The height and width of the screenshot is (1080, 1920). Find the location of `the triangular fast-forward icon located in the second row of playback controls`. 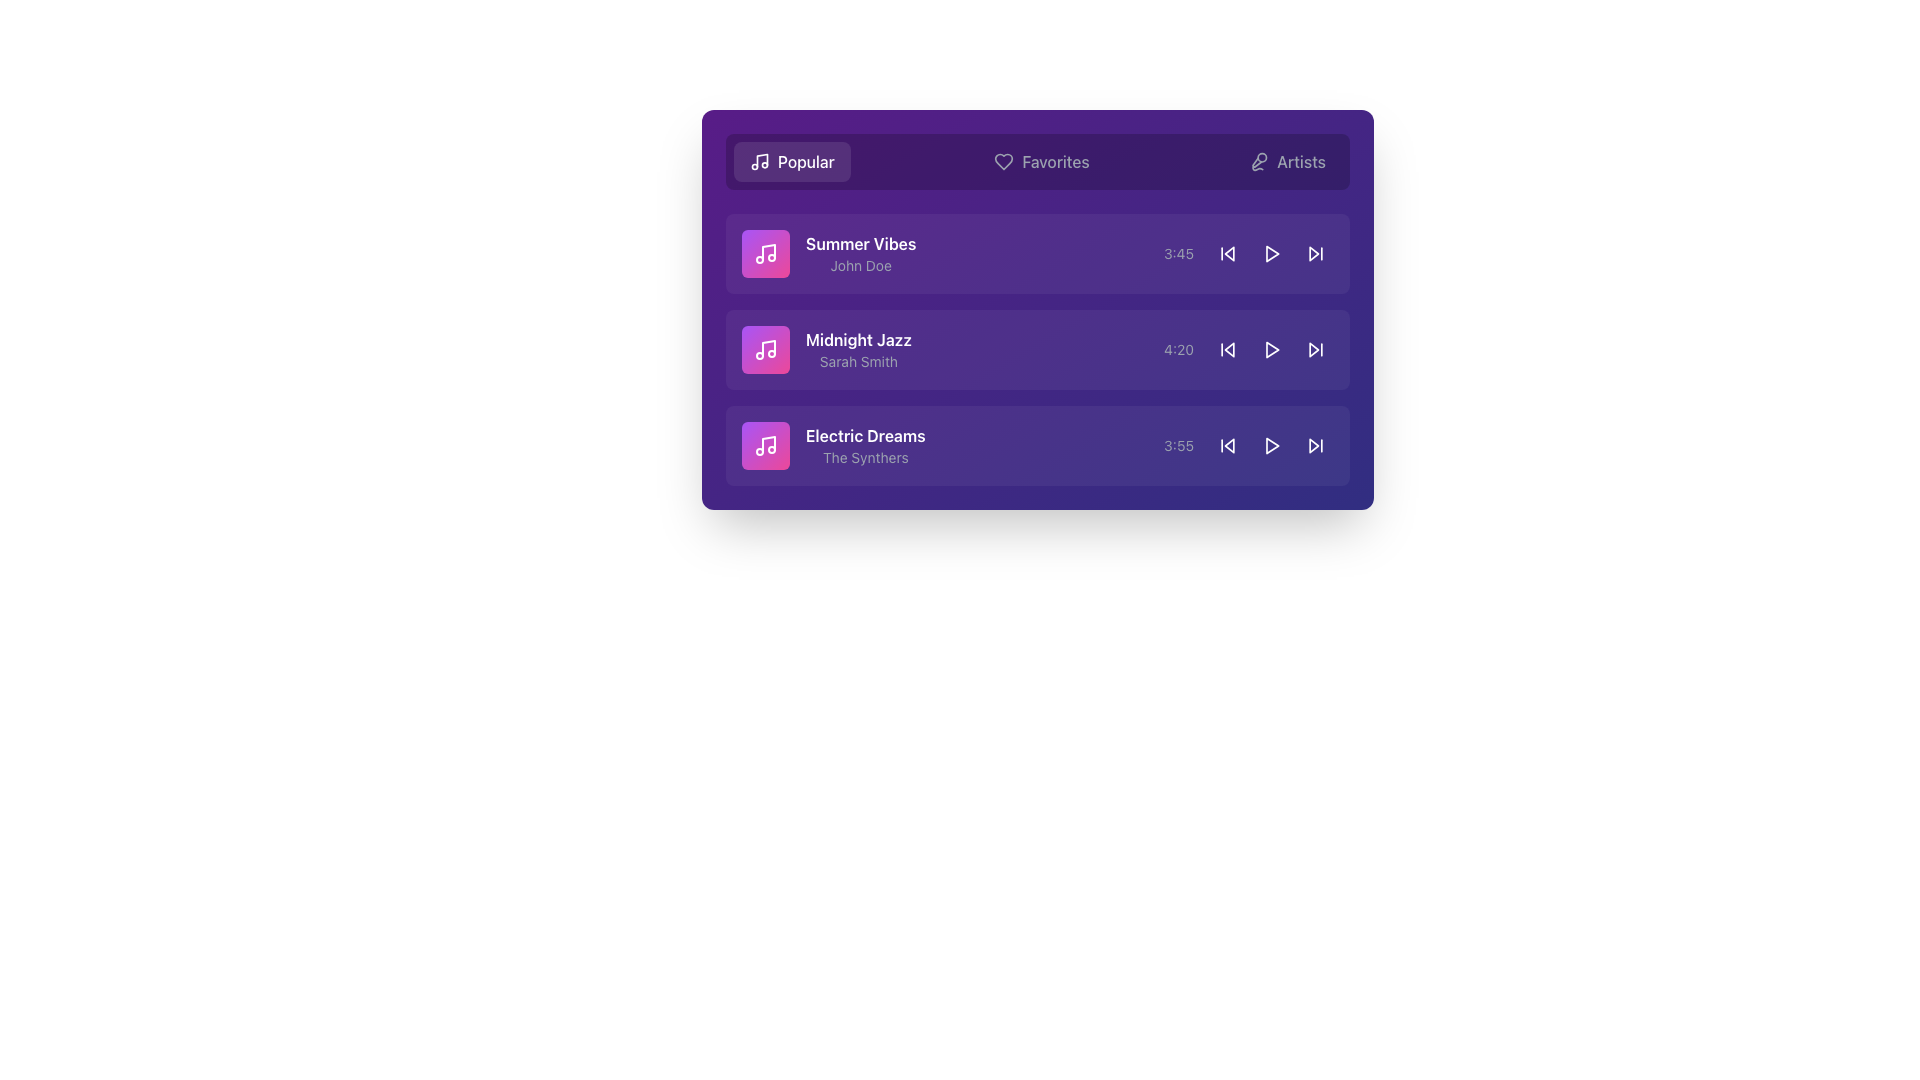

the triangular fast-forward icon located in the second row of playback controls is located at coordinates (1314, 349).